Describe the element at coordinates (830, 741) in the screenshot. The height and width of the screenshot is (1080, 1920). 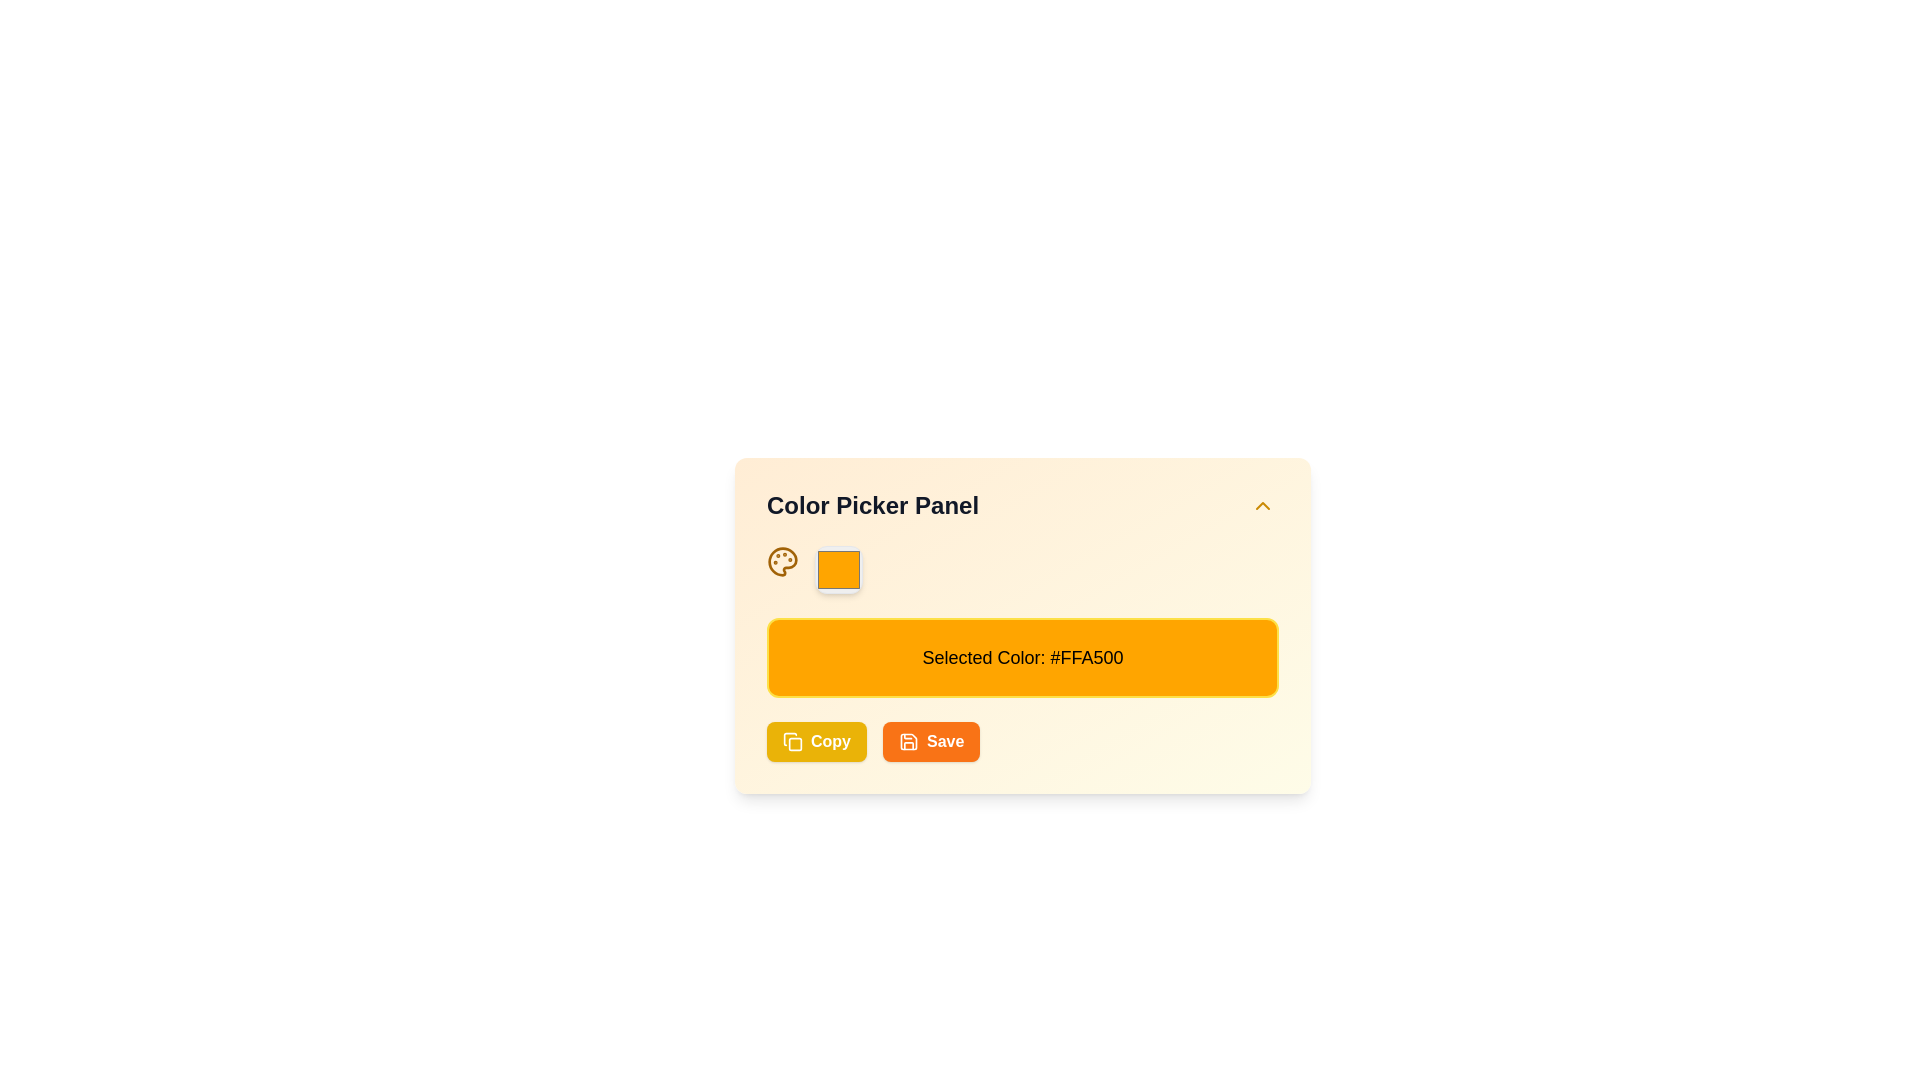
I see `the button that contains the text label for copying the selected color, located to the left of the 'Save' button at the bottom-left side of the panel` at that location.